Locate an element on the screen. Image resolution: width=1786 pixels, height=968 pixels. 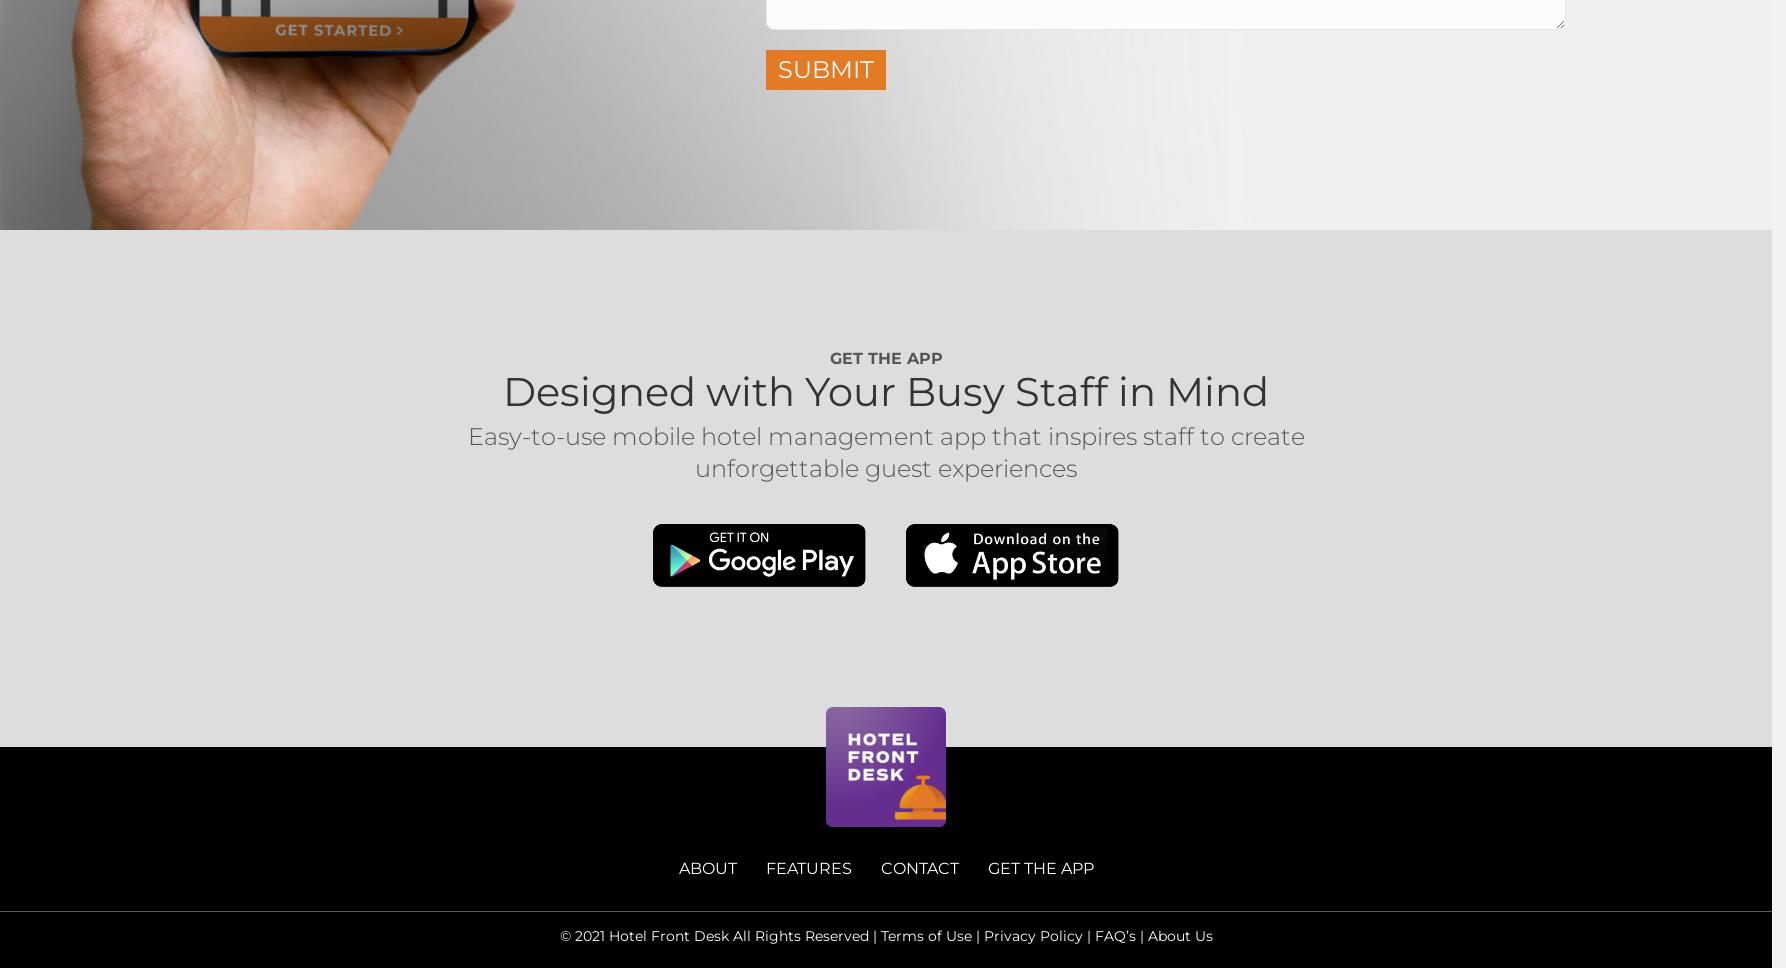
'Get the App' is located at coordinates (884, 358).